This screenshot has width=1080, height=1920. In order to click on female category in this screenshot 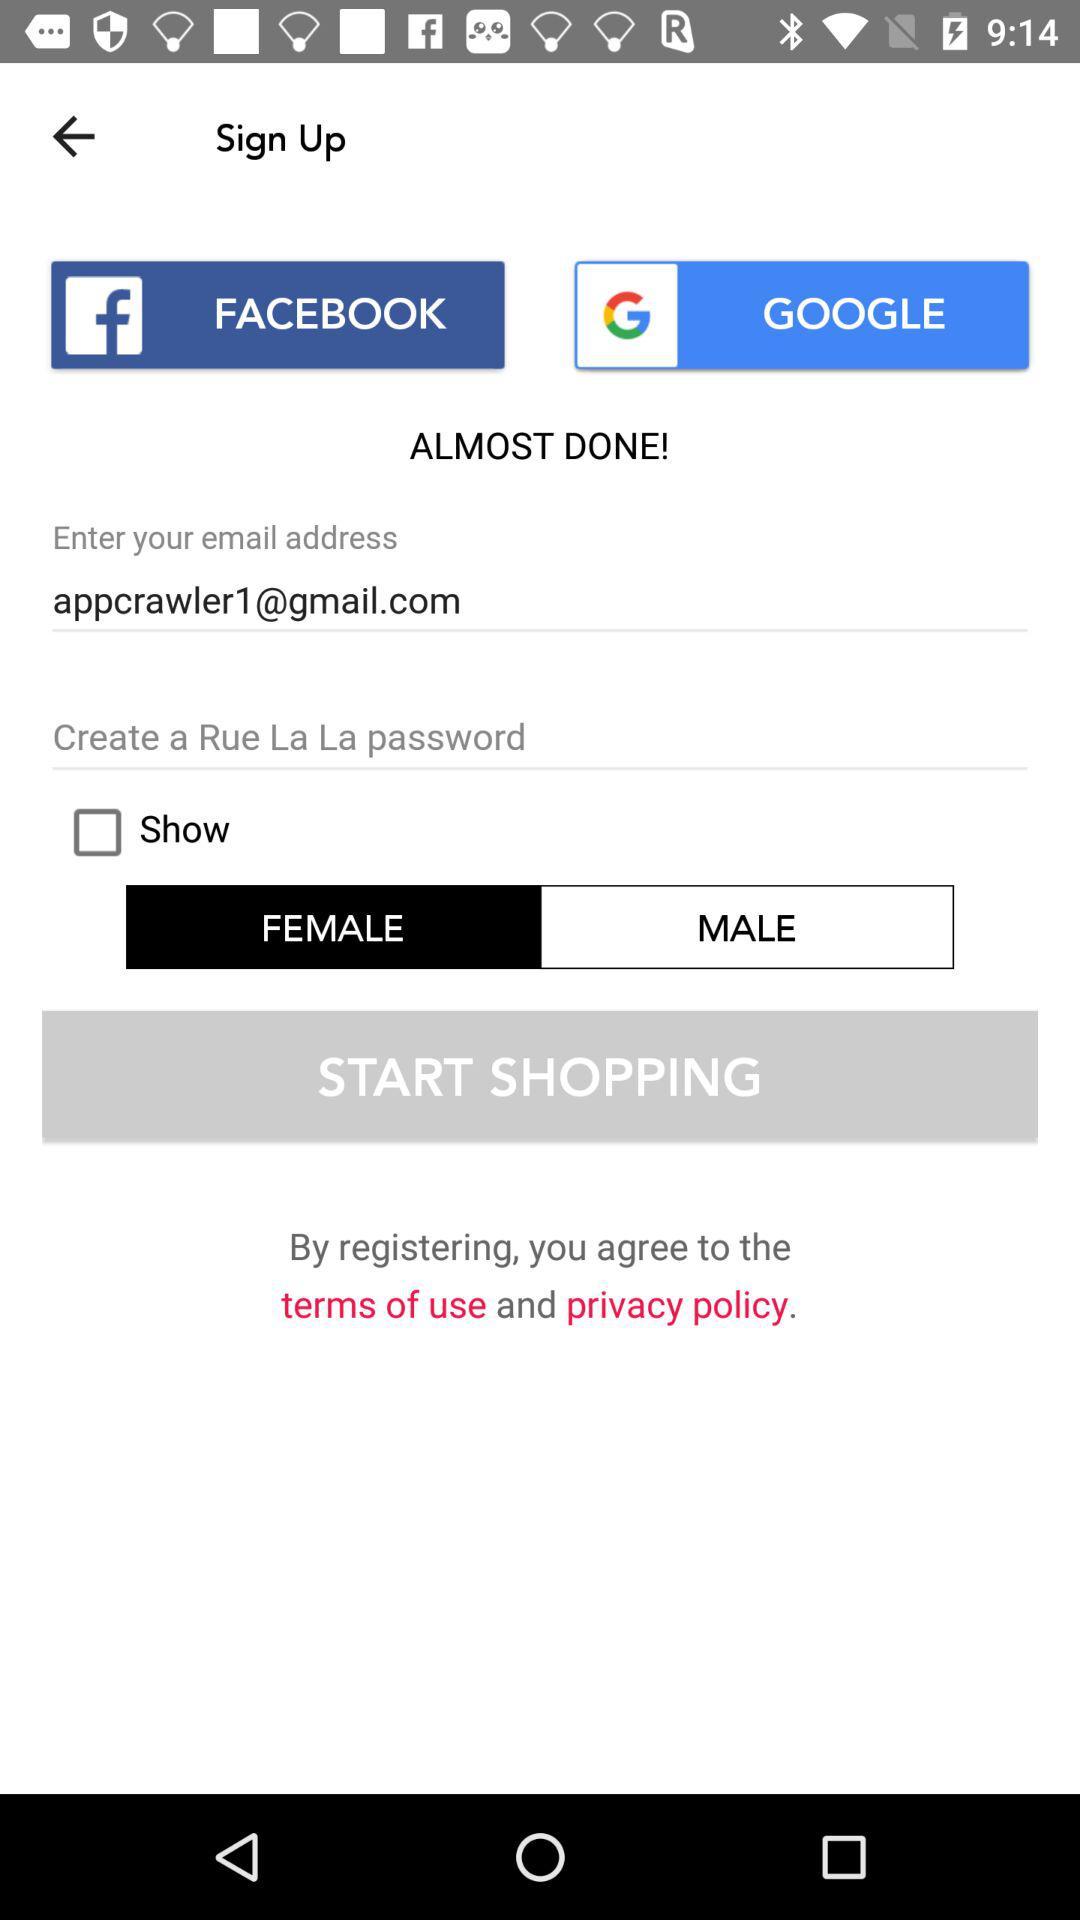, I will do `click(331, 925)`.